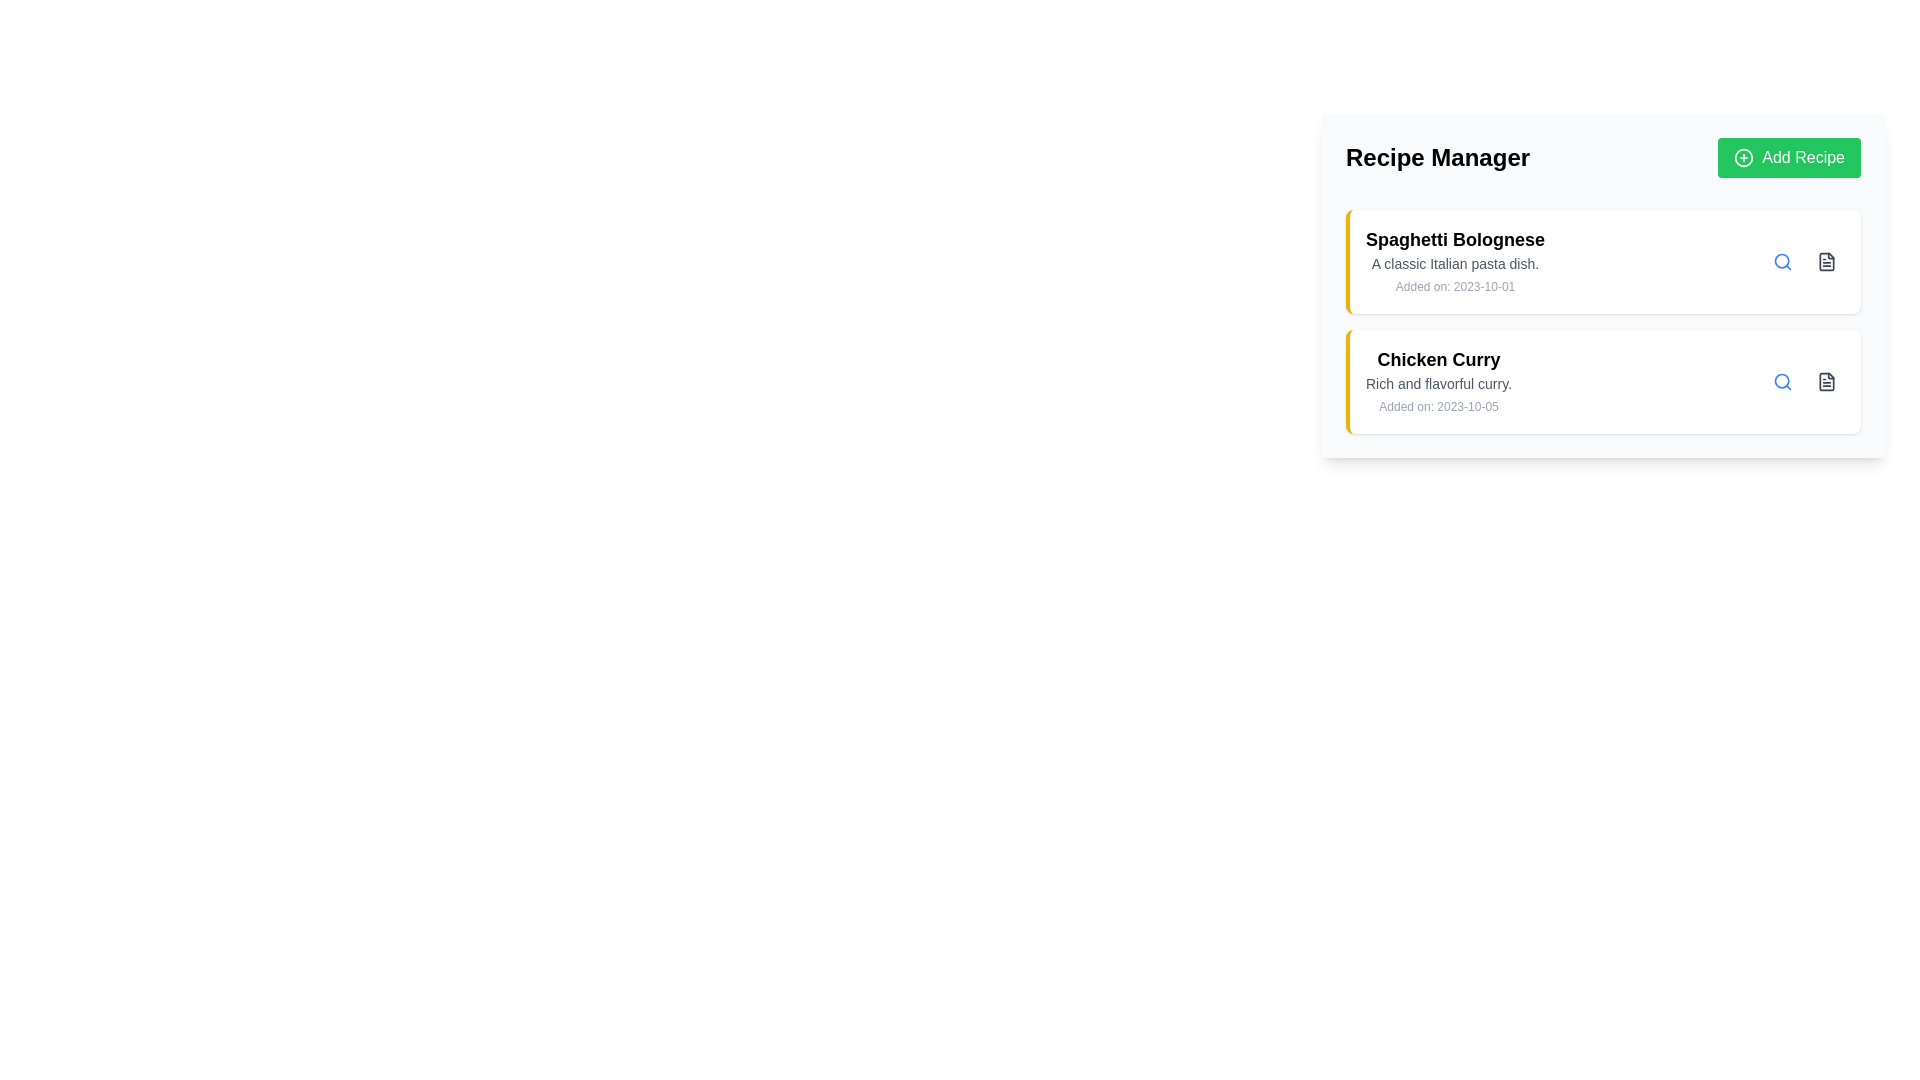 The height and width of the screenshot is (1080, 1920). What do you see at coordinates (1789, 157) in the screenshot?
I see `the rectangular green button labeled 'Add Recipe' with a '+' icon, located in the upper-right corner of the 'Recipe Manager' section` at bounding box center [1789, 157].